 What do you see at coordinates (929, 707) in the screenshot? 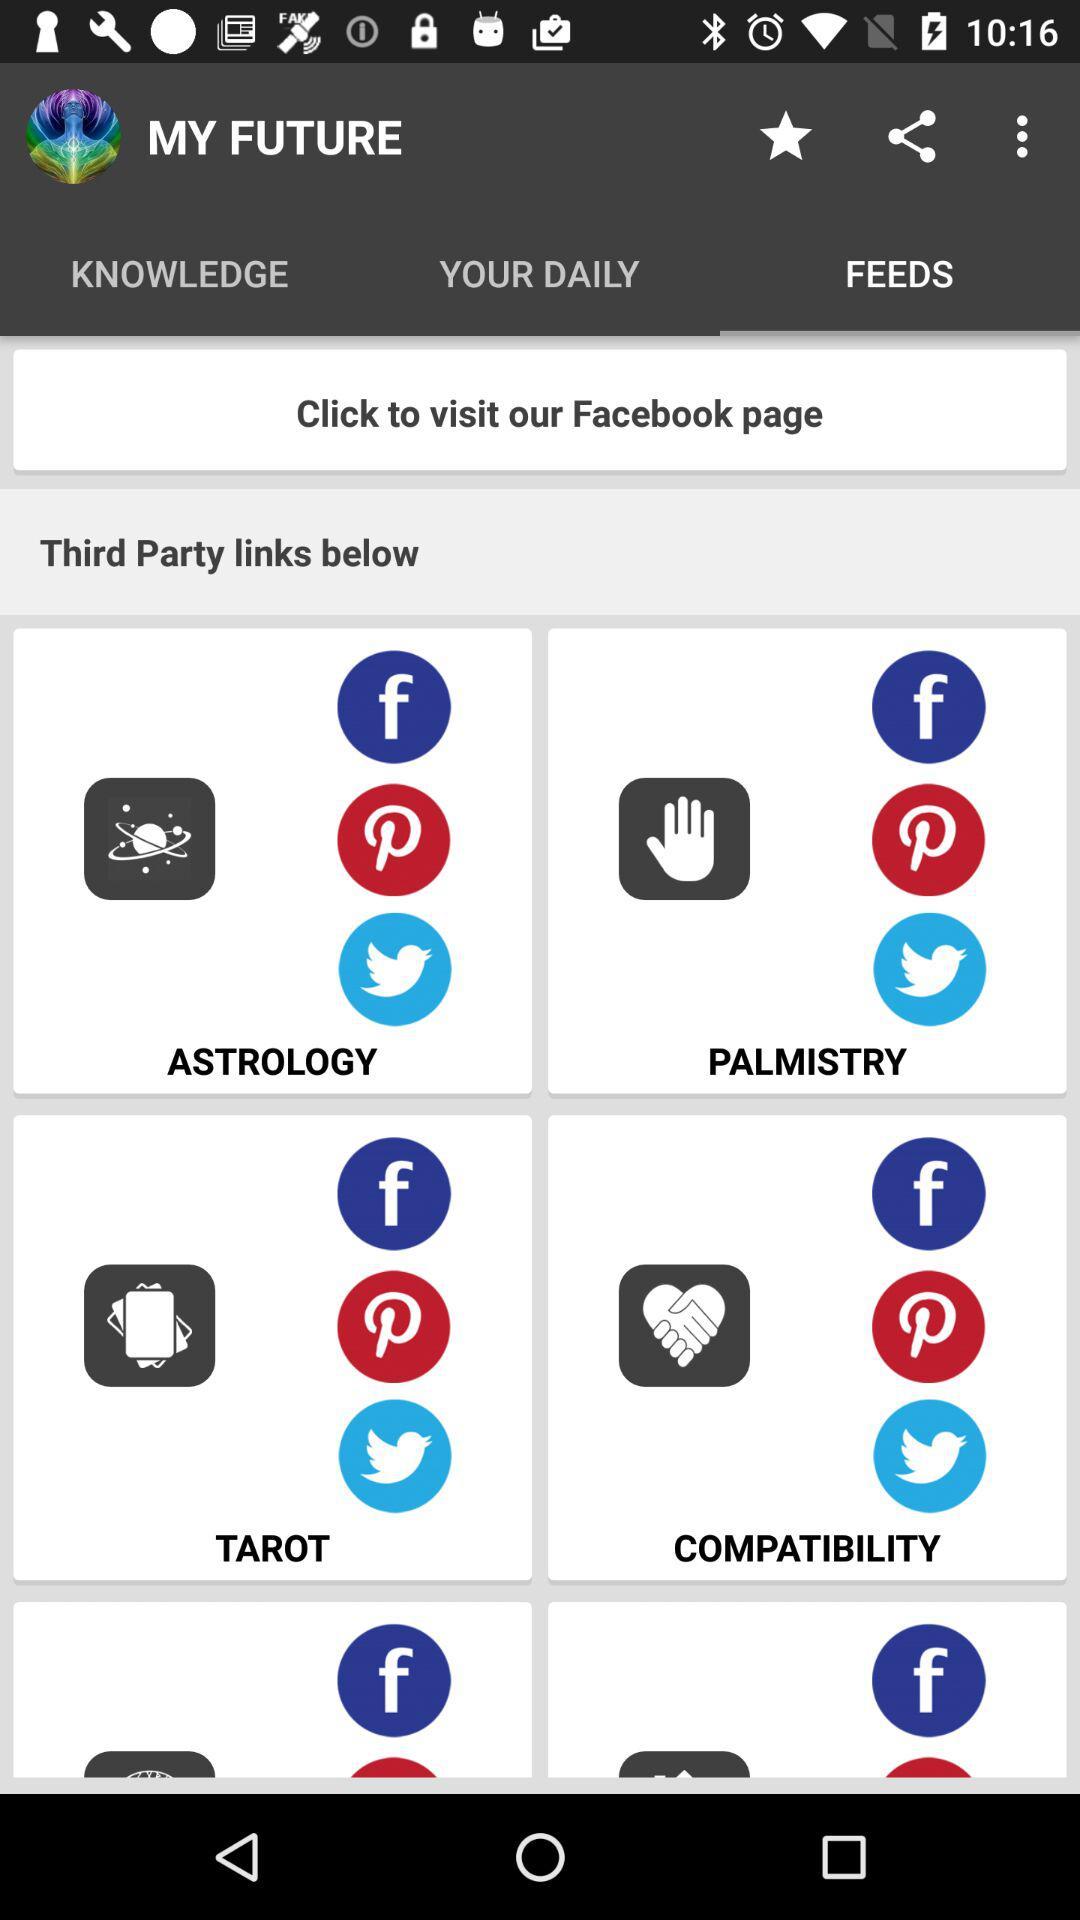
I see `facebook` at bounding box center [929, 707].